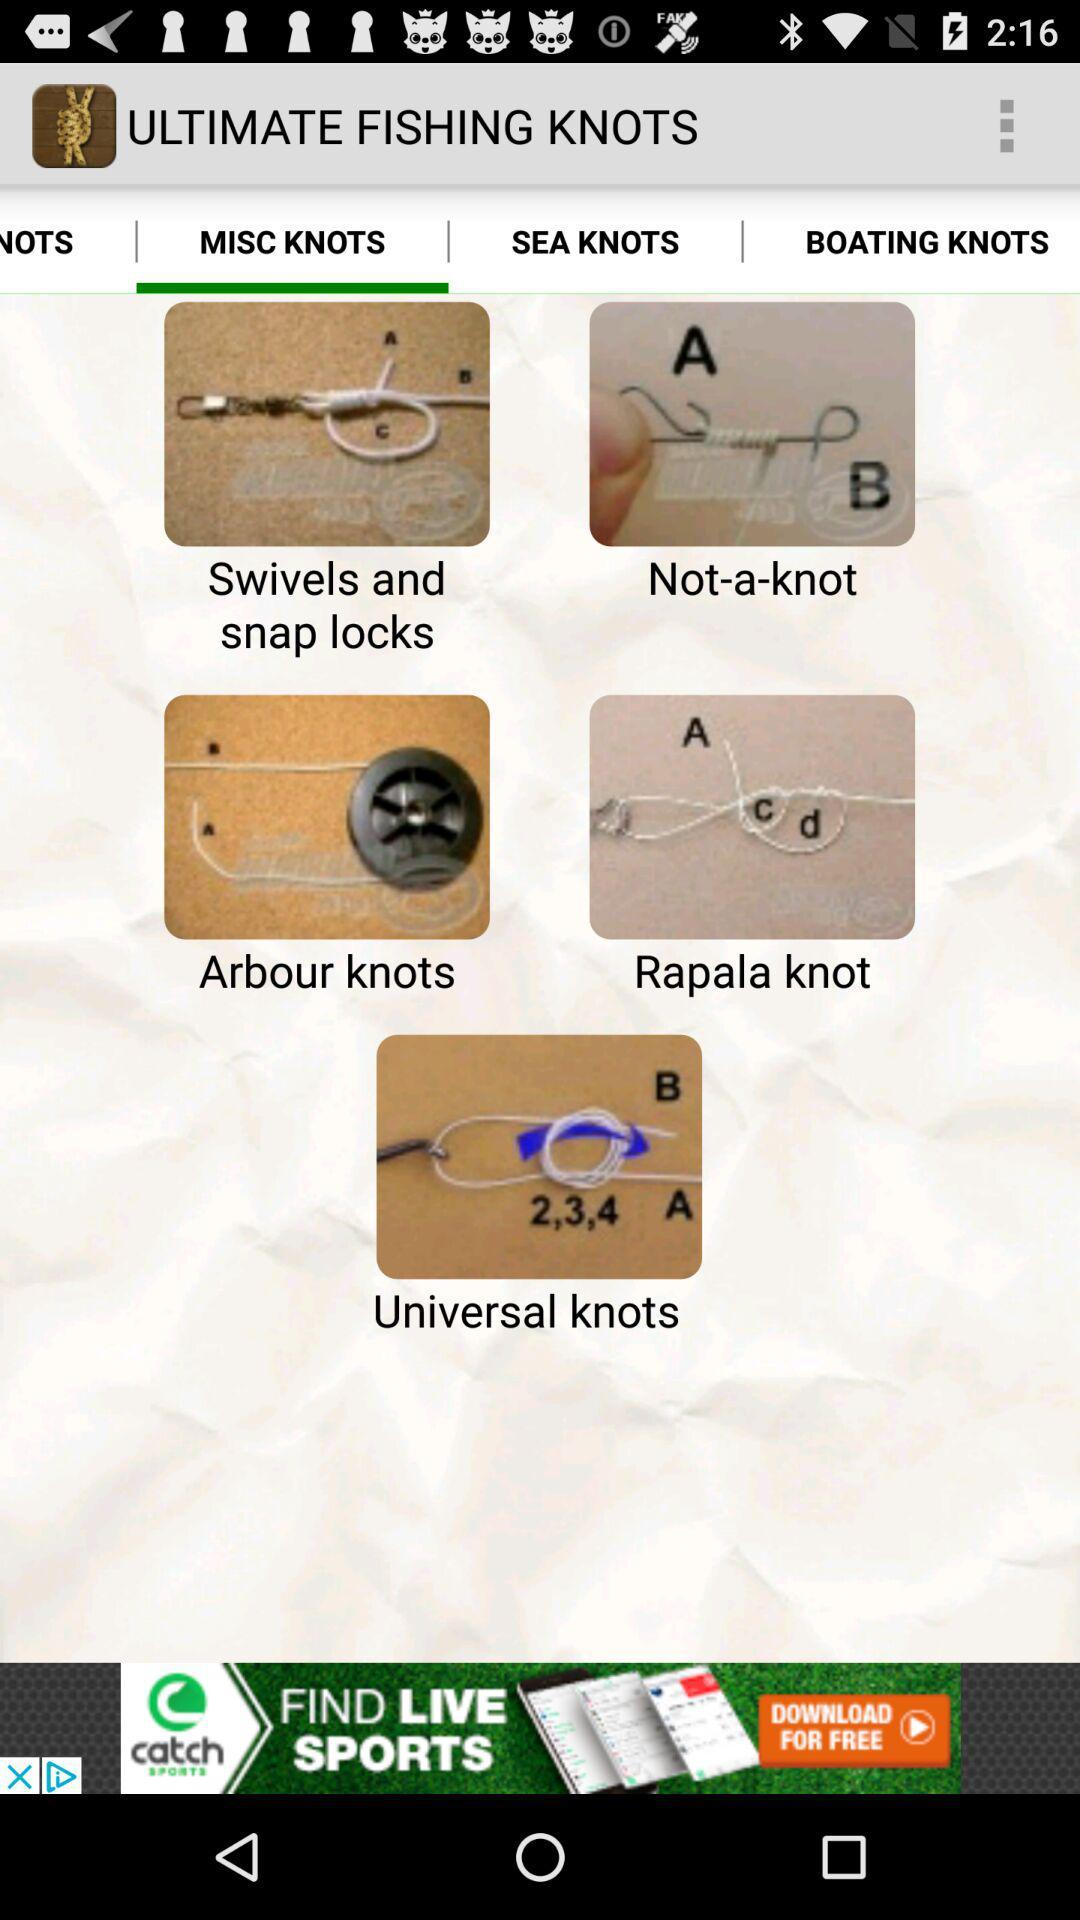 The height and width of the screenshot is (1920, 1080). I want to click on the app to the left of the sea knots icon, so click(292, 240).